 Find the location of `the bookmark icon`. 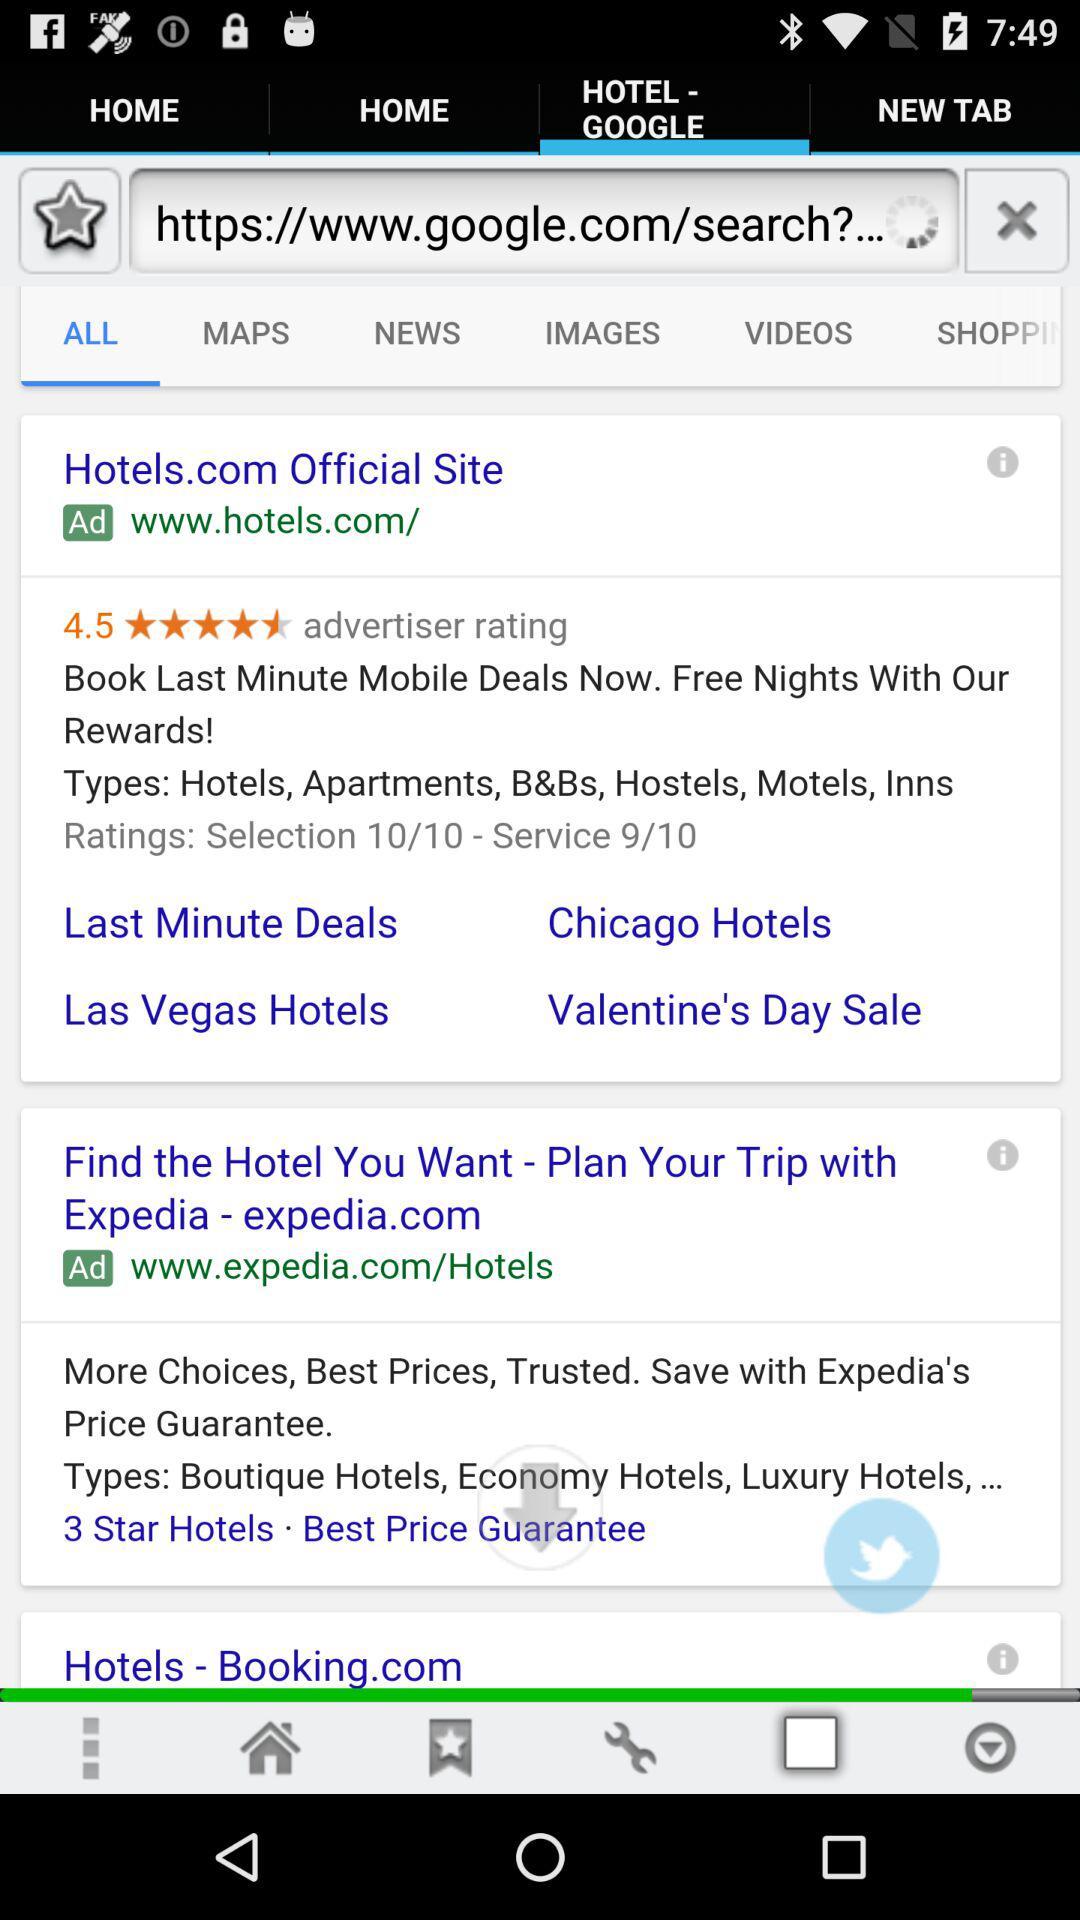

the bookmark icon is located at coordinates (450, 1869).